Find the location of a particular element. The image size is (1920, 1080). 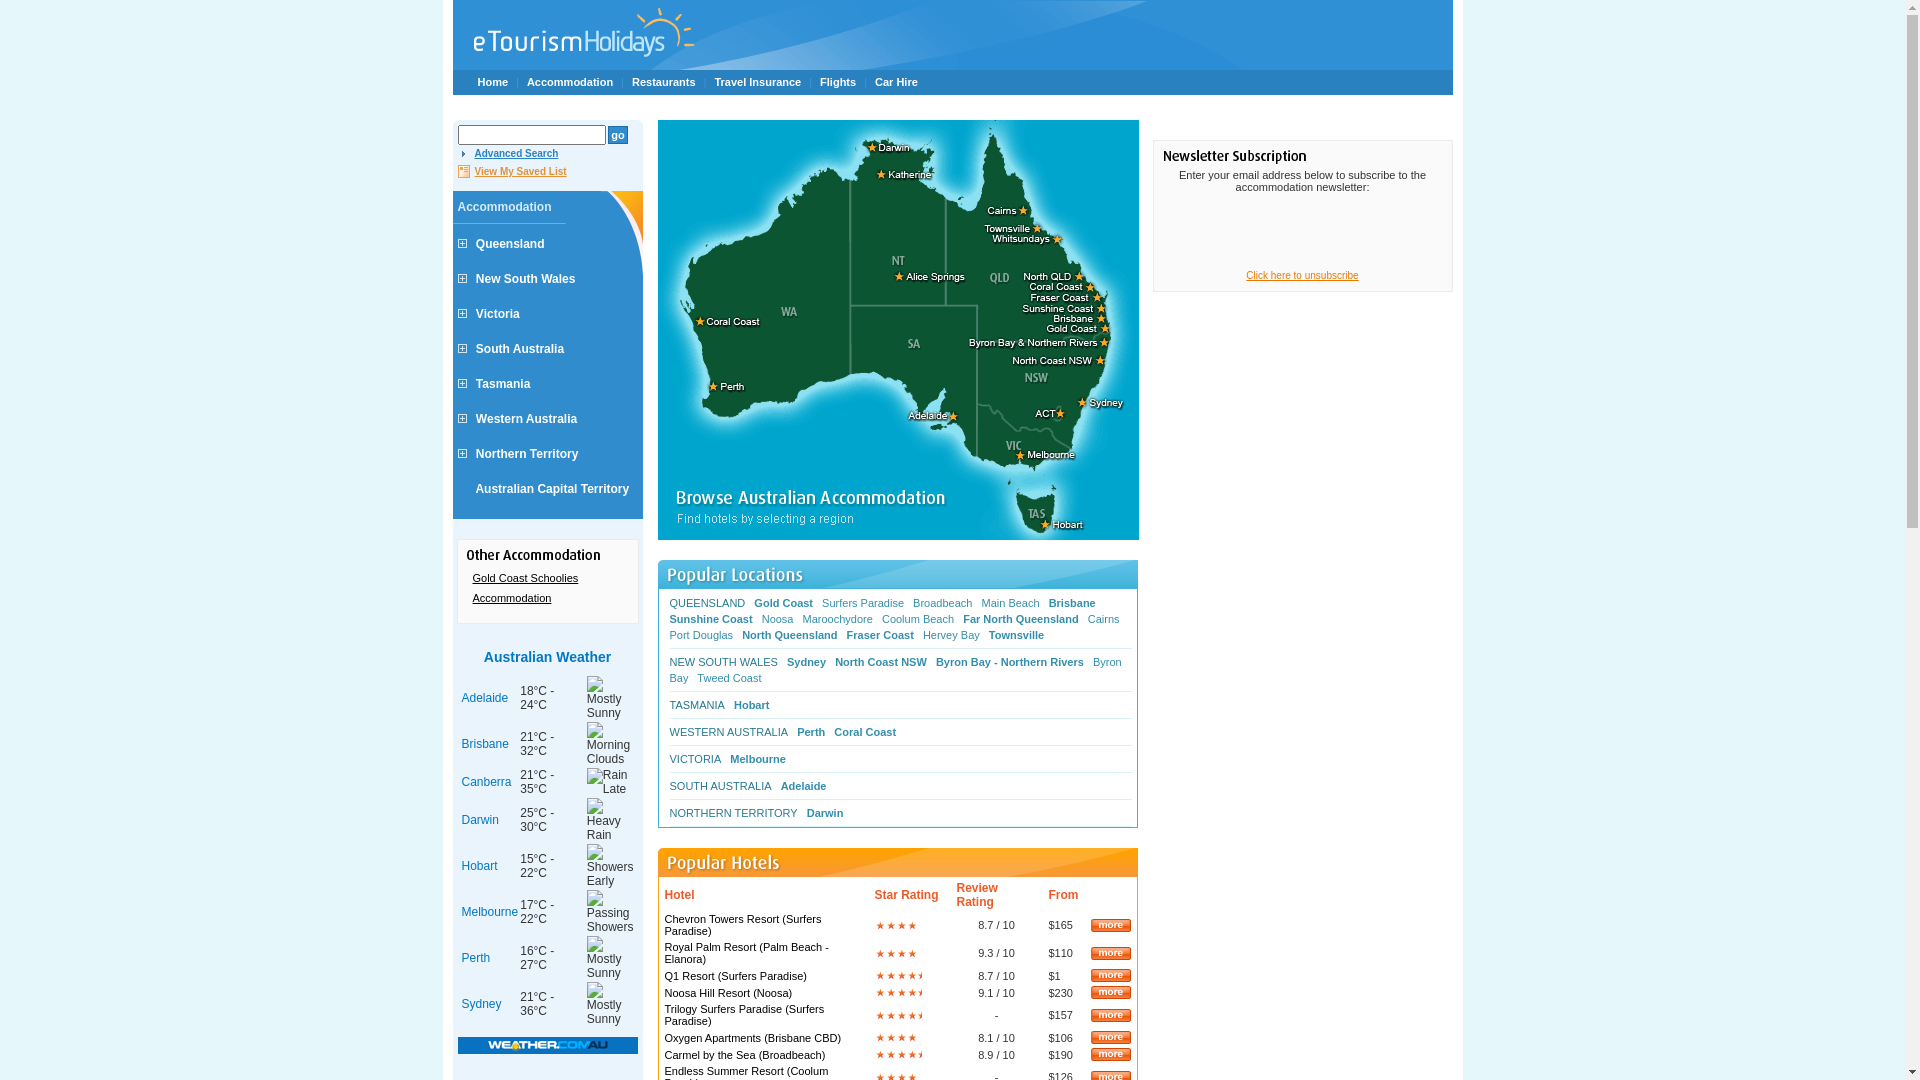

'Queensland' is located at coordinates (474, 242).